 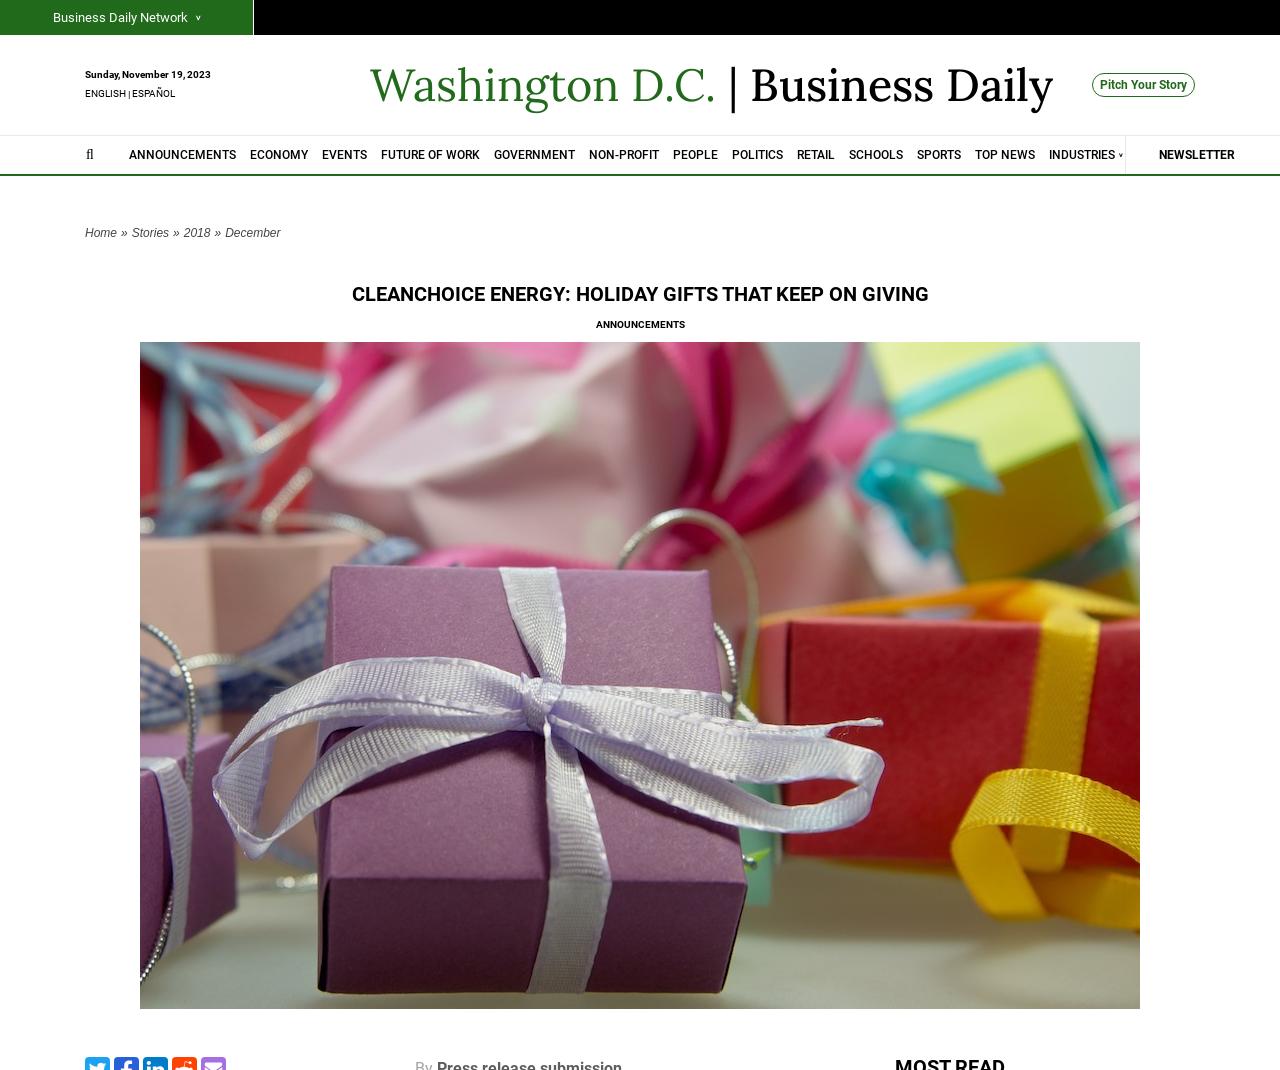 I want to click on 'CLEANCHOICE ENERGY: Holiday Gifts That Keep On Giving', so click(x=638, y=294).